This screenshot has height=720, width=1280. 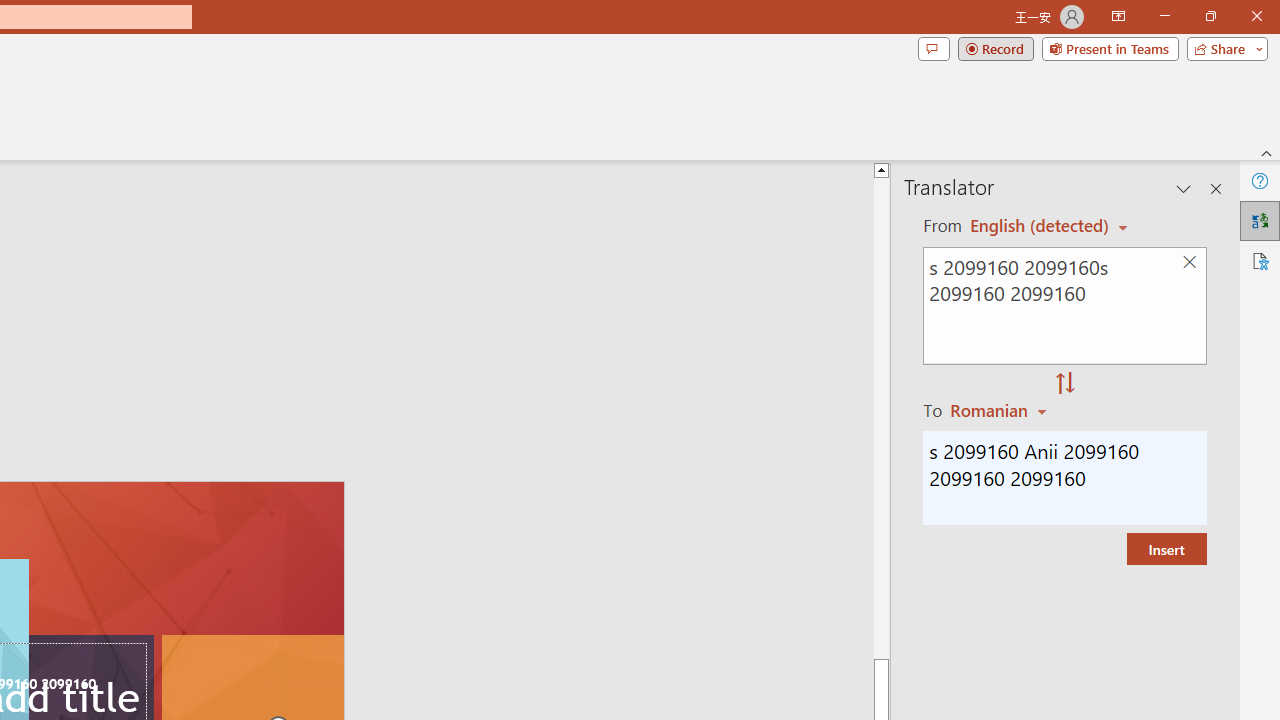 I want to click on 'Romanian', so click(x=1001, y=409).